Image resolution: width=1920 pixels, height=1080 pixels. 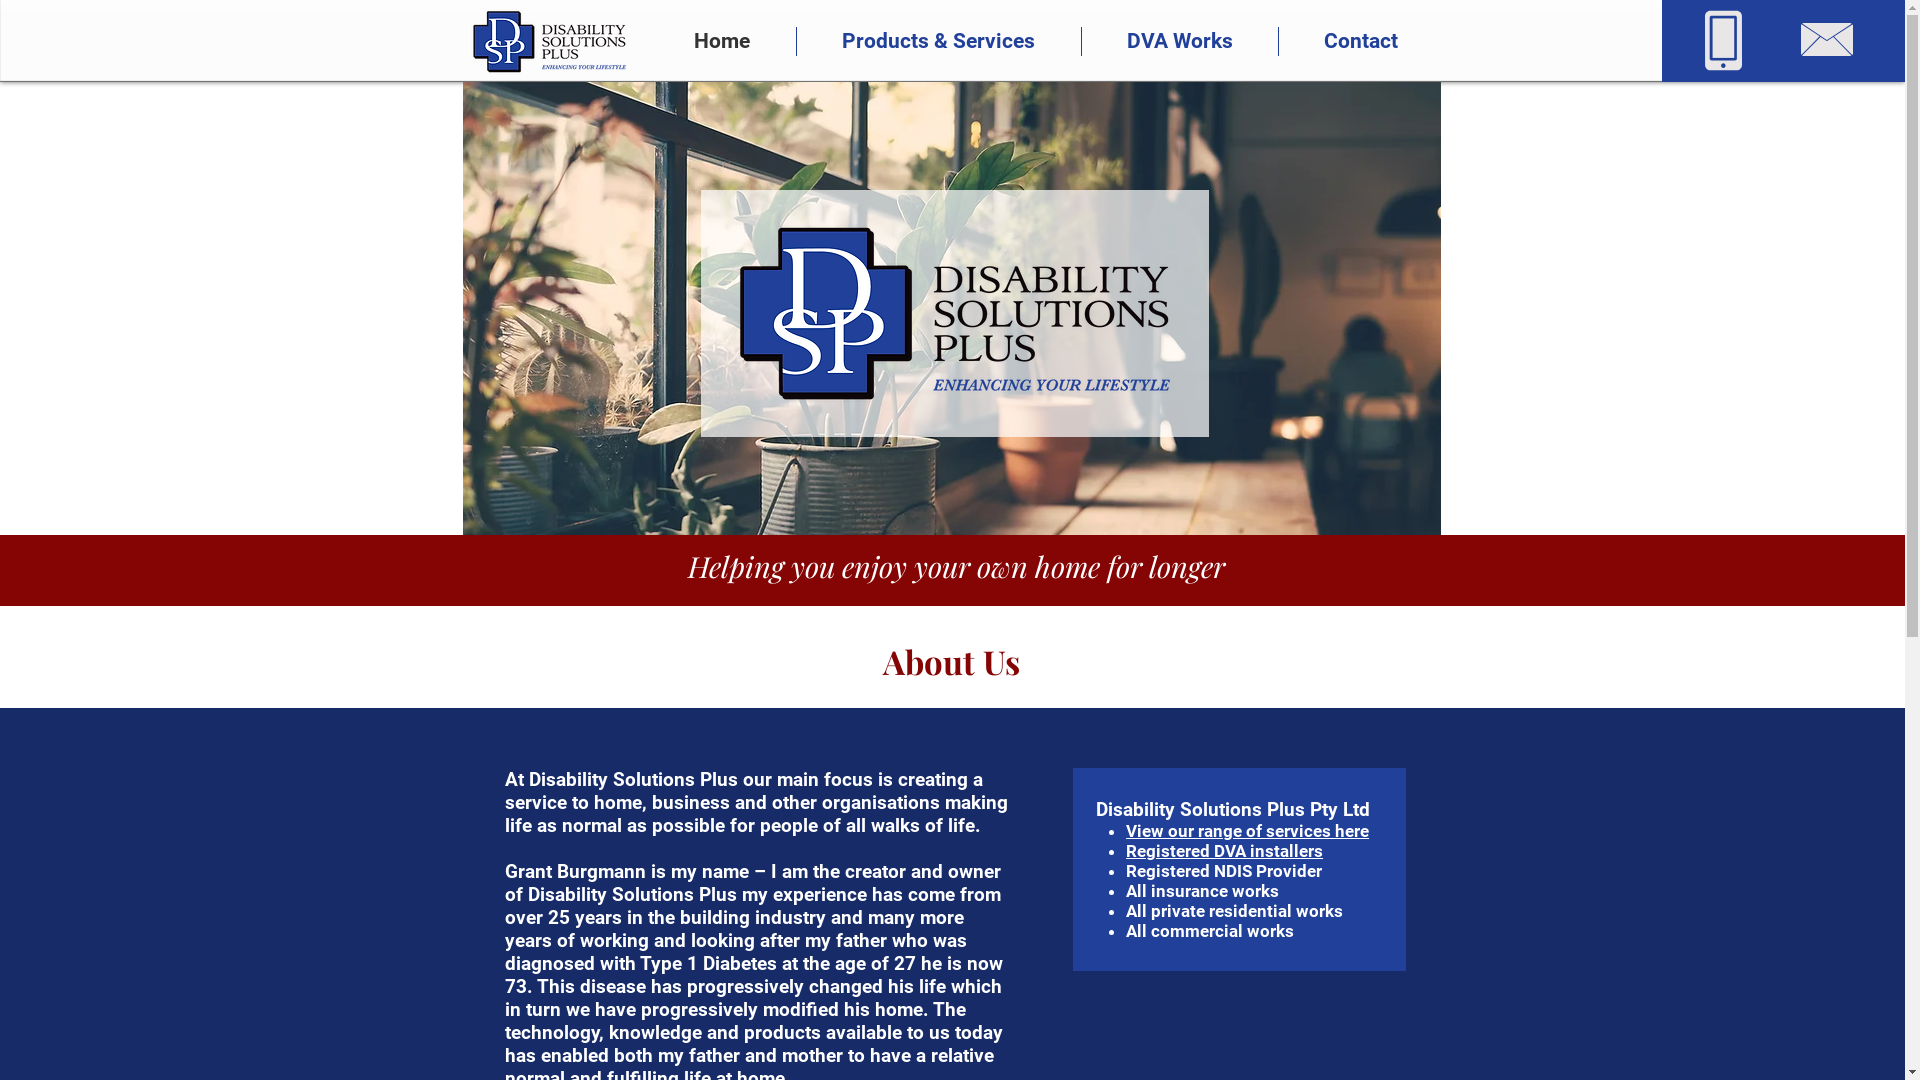 What do you see at coordinates (1272, 830) in the screenshot?
I see `'ur range of services here'` at bounding box center [1272, 830].